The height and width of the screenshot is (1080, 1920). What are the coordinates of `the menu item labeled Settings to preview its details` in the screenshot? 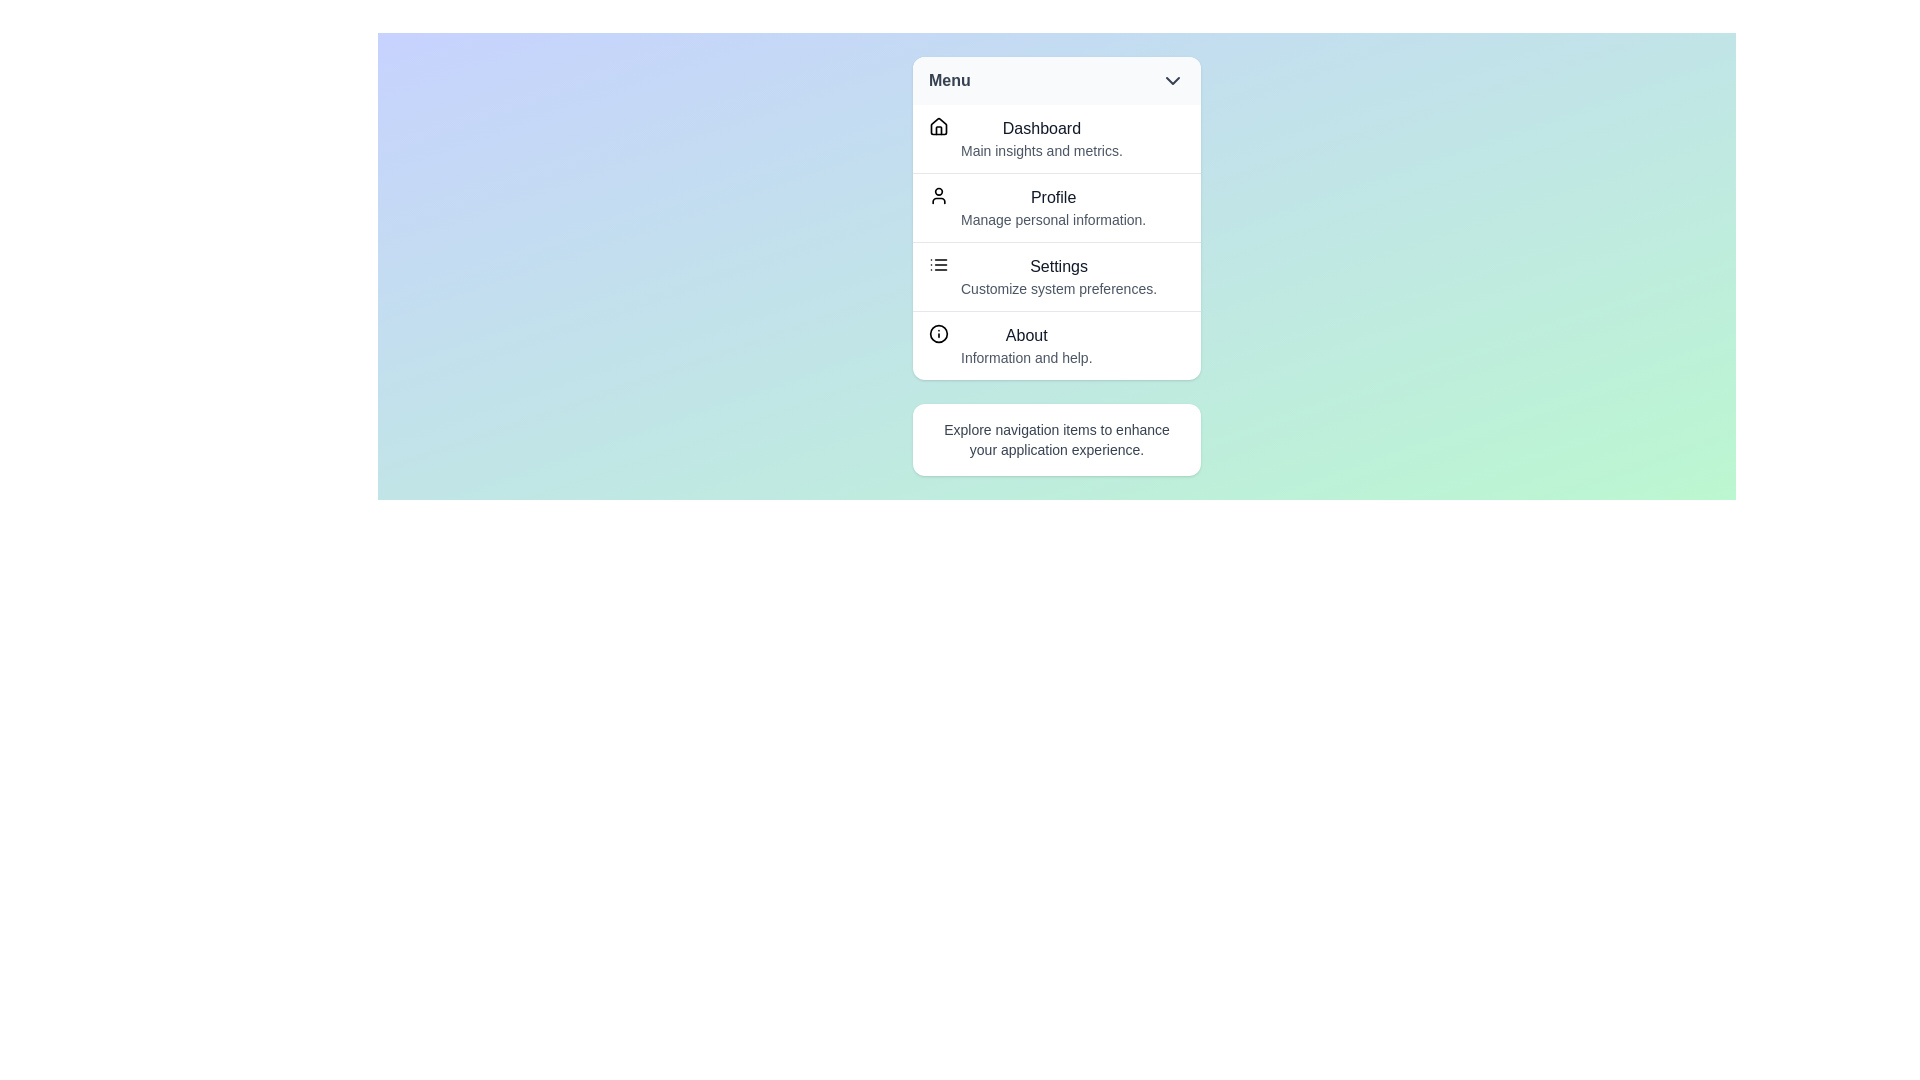 It's located at (1055, 276).